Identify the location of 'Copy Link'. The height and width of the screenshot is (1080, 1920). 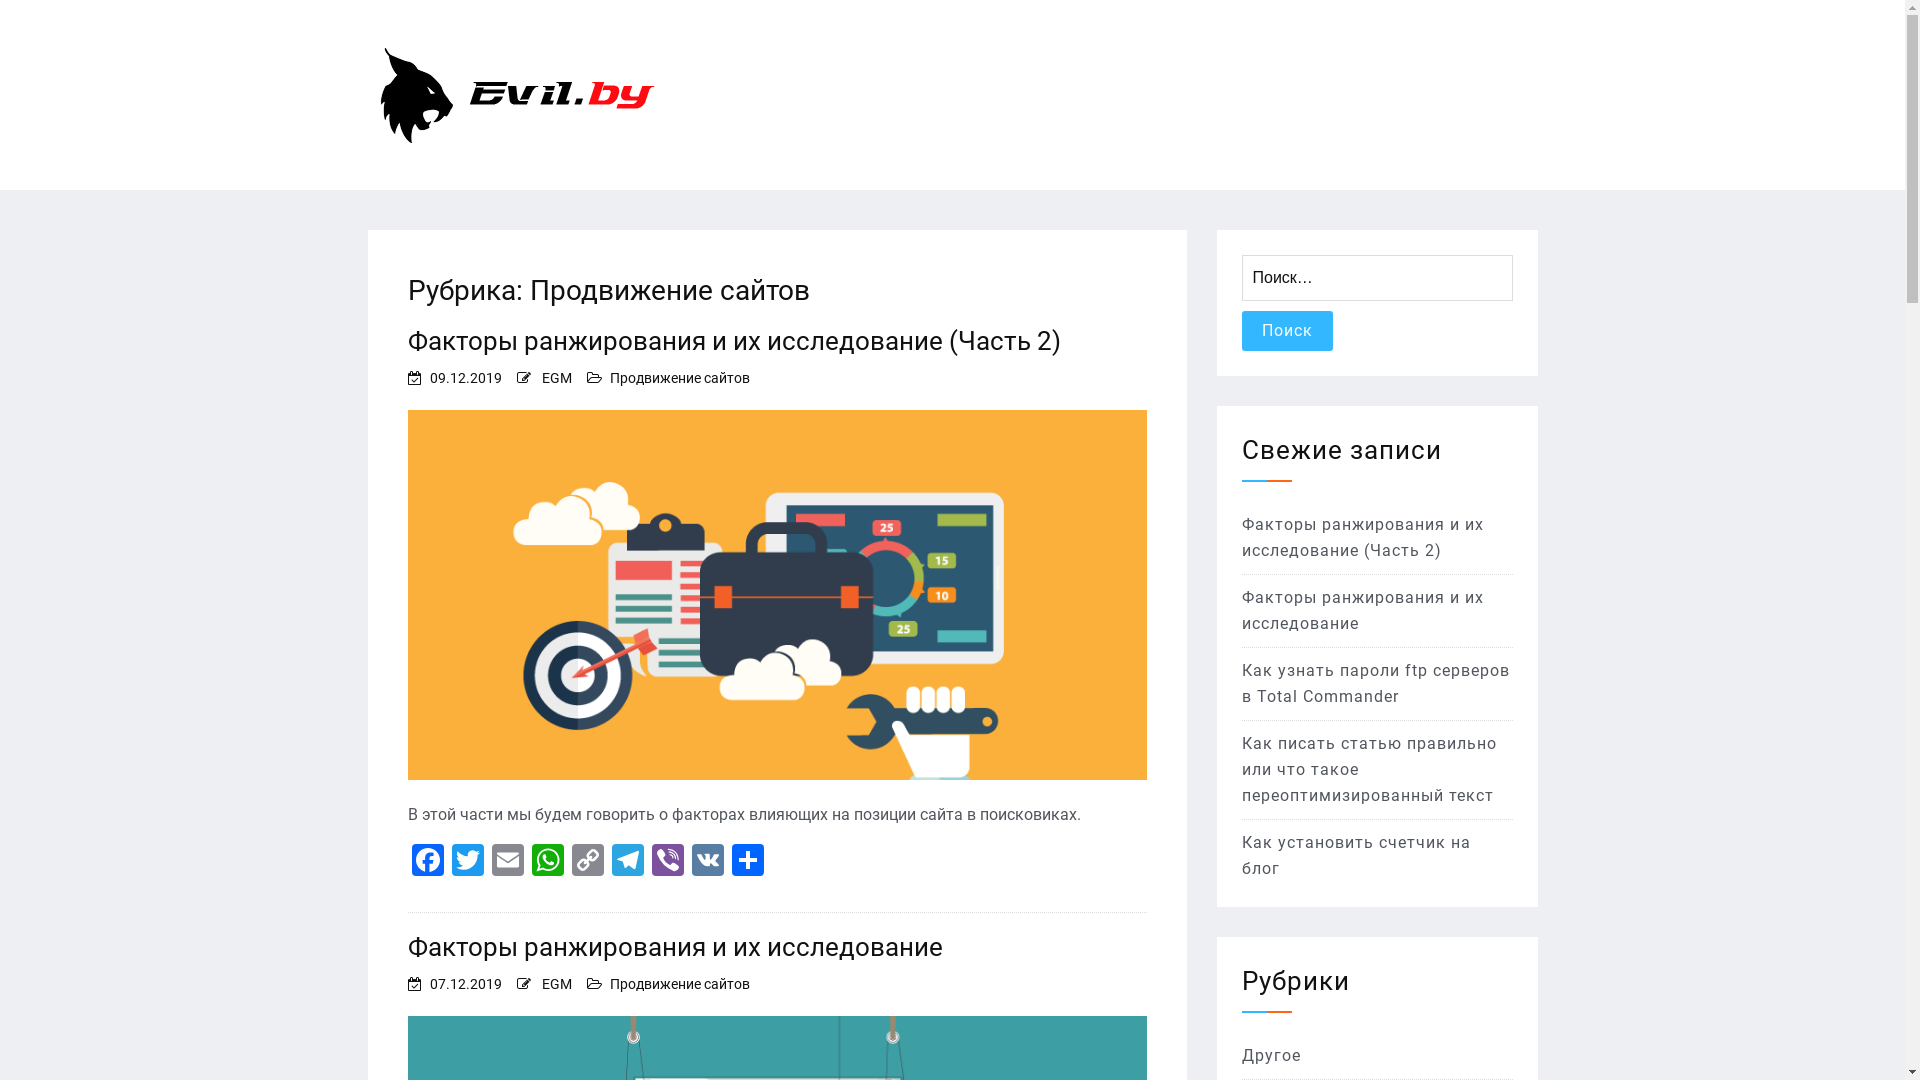
(587, 861).